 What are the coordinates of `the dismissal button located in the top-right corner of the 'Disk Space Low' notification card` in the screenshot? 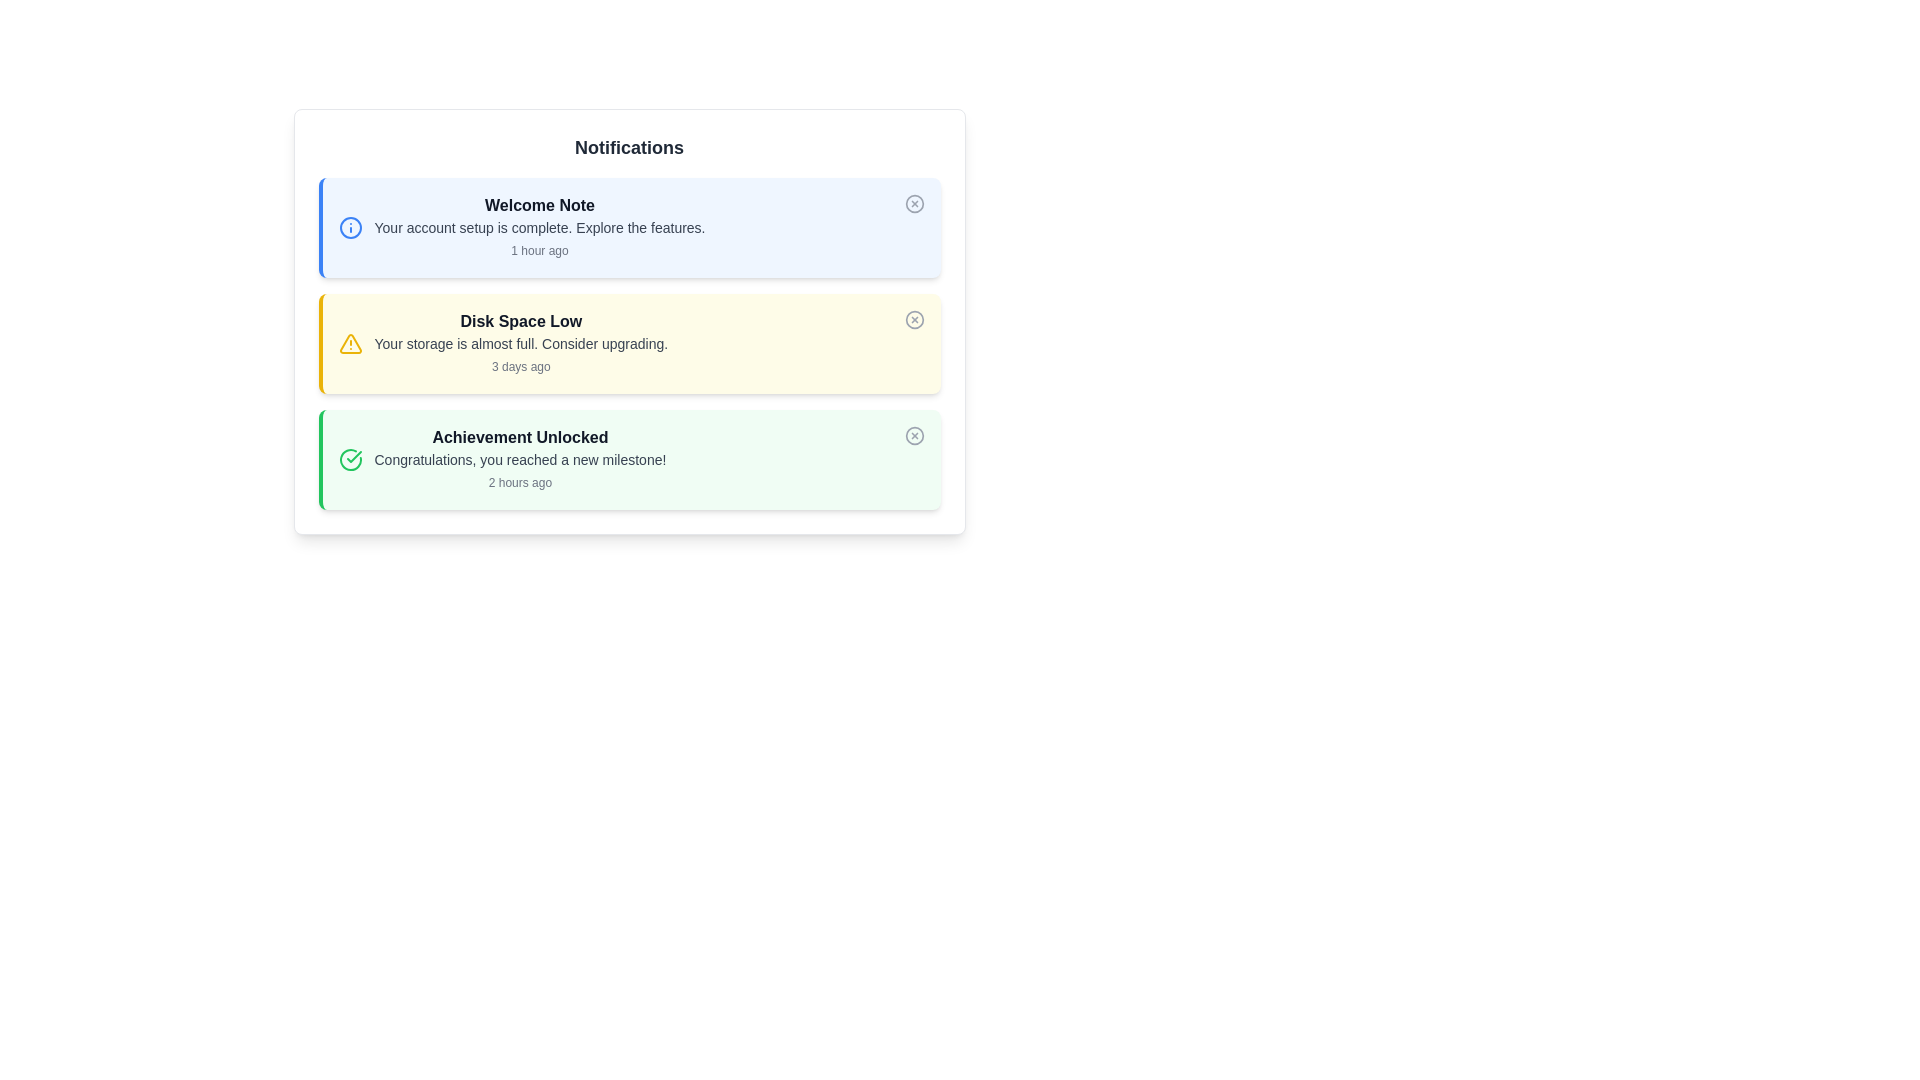 It's located at (913, 319).